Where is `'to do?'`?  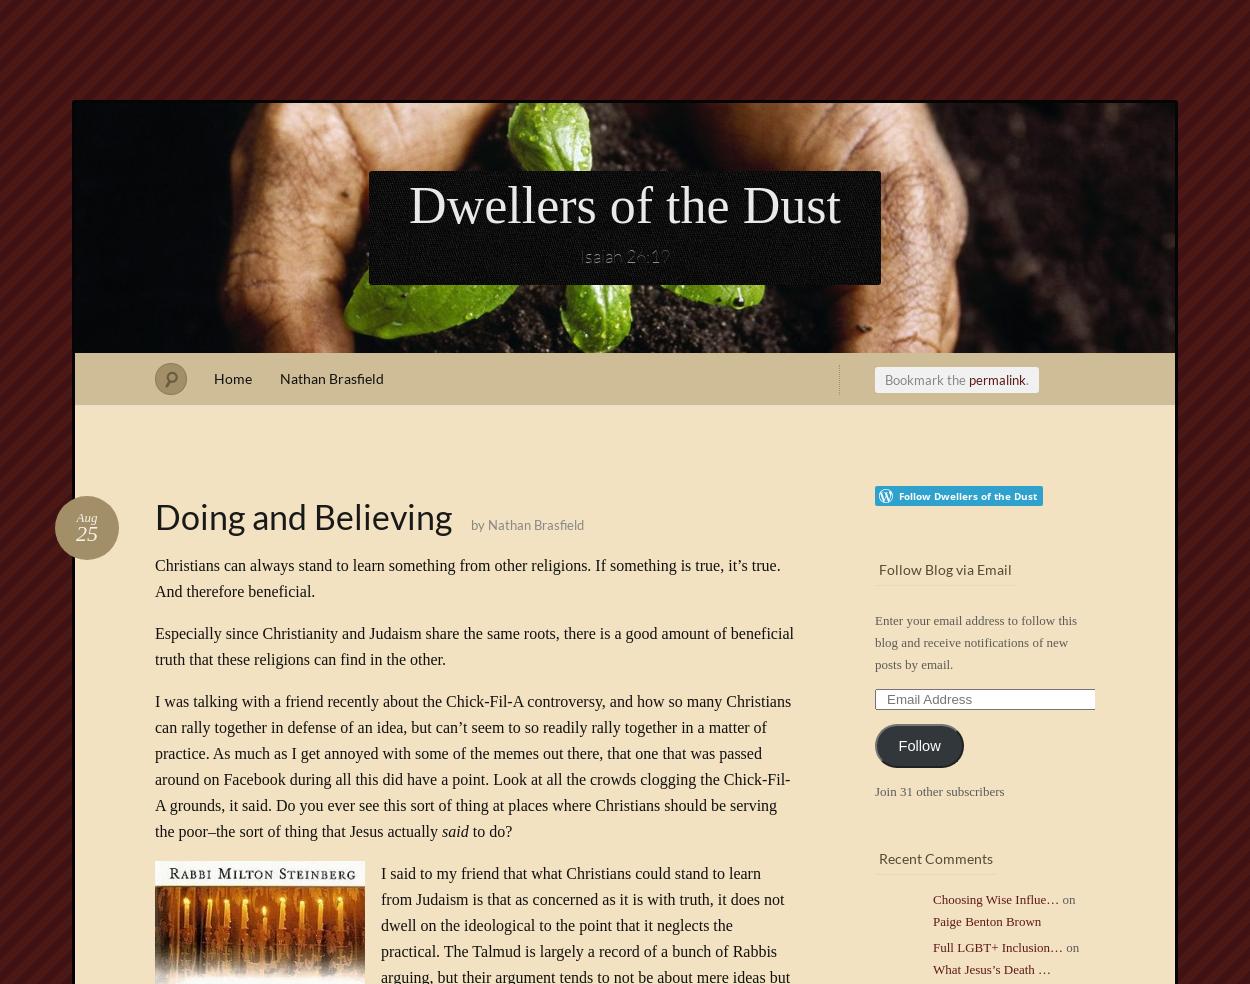 'to do?' is located at coordinates (489, 830).